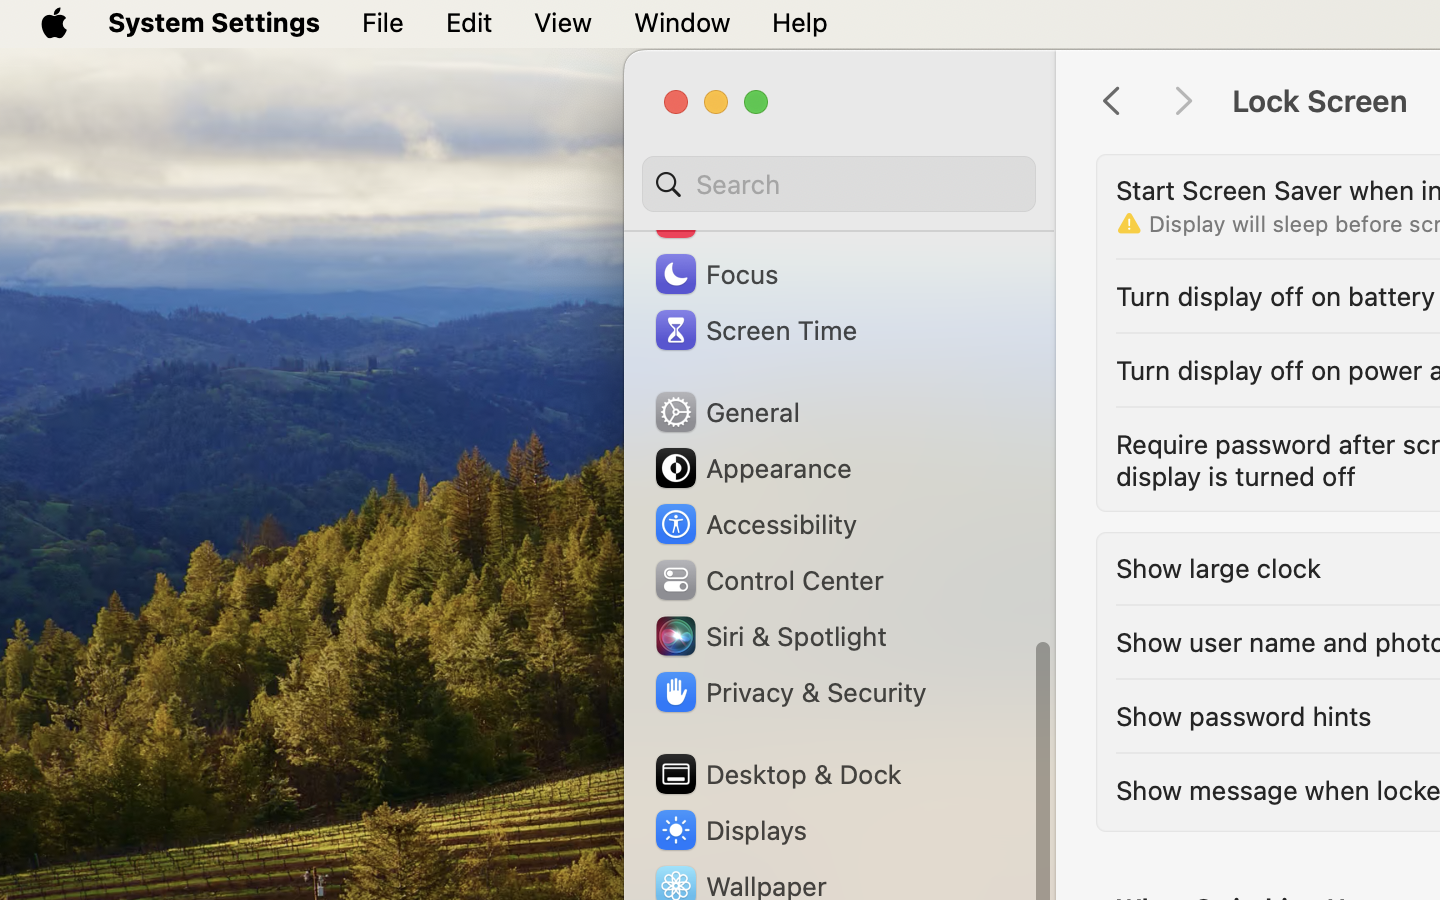  What do you see at coordinates (776, 773) in the screenshot?
I see `'Desktop & Dock'` at bounding box center [776, 773].